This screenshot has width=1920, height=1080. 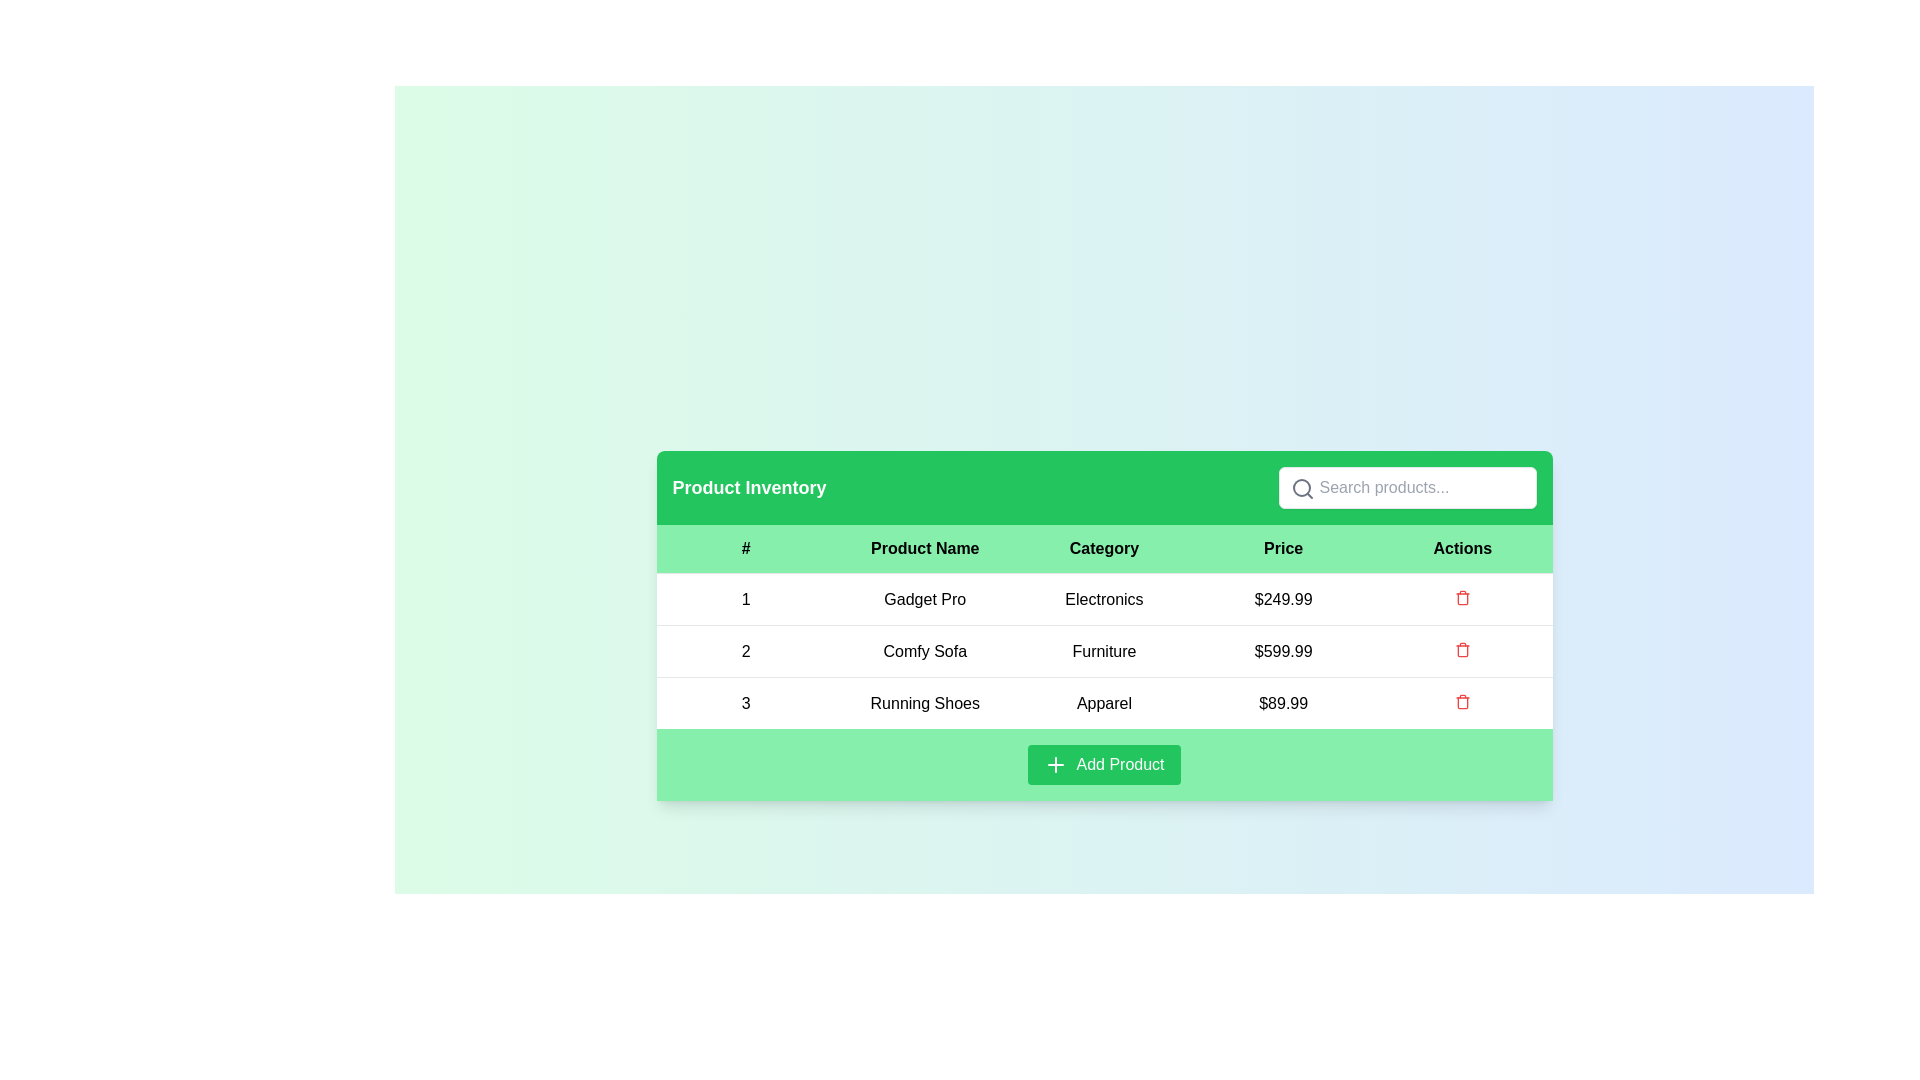 What do you see at coordinates (924, 651) in the screenshot?
I see `the row containing the 'Comfy Sofa' text by clicking on this Text display element located in the second row of the product table` at bounding box center [924, 651].